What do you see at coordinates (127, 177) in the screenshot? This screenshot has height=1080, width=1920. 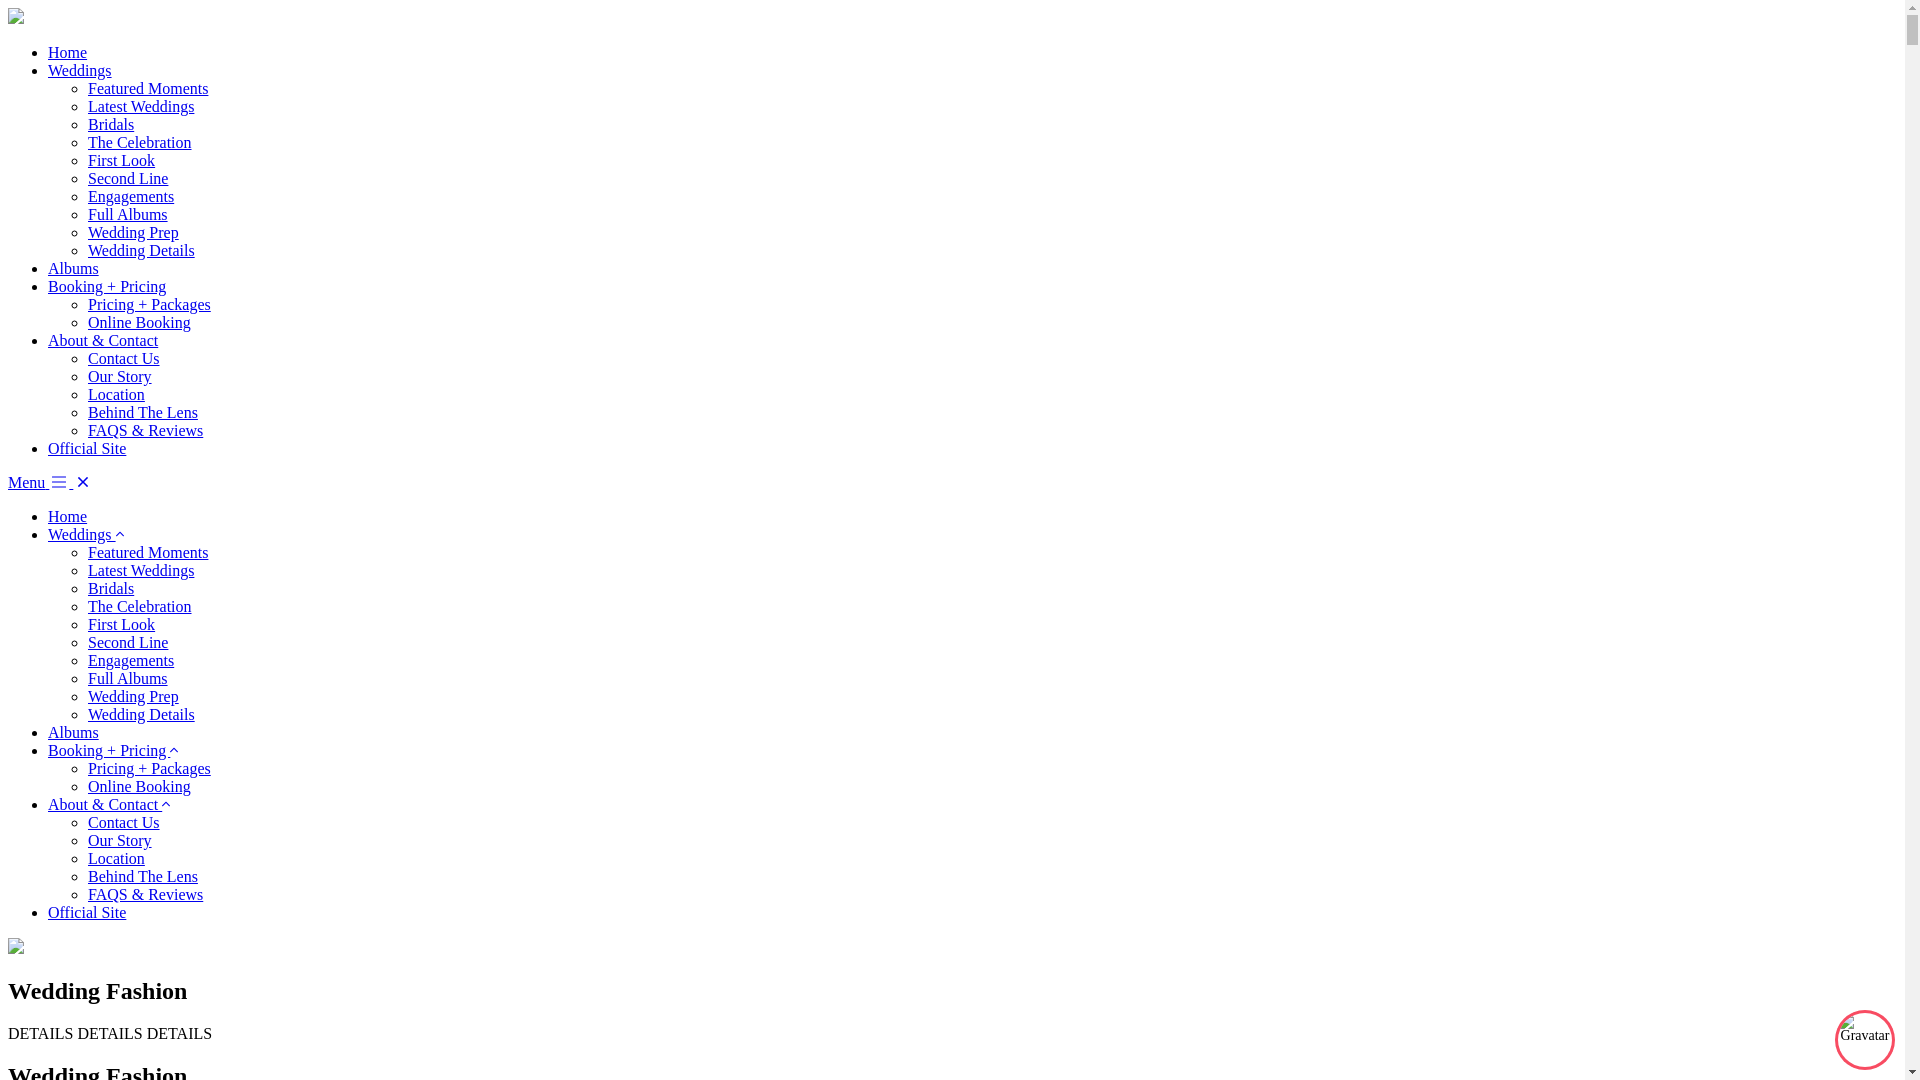 I see `'Second Line'` at bounding box center [127, 177].